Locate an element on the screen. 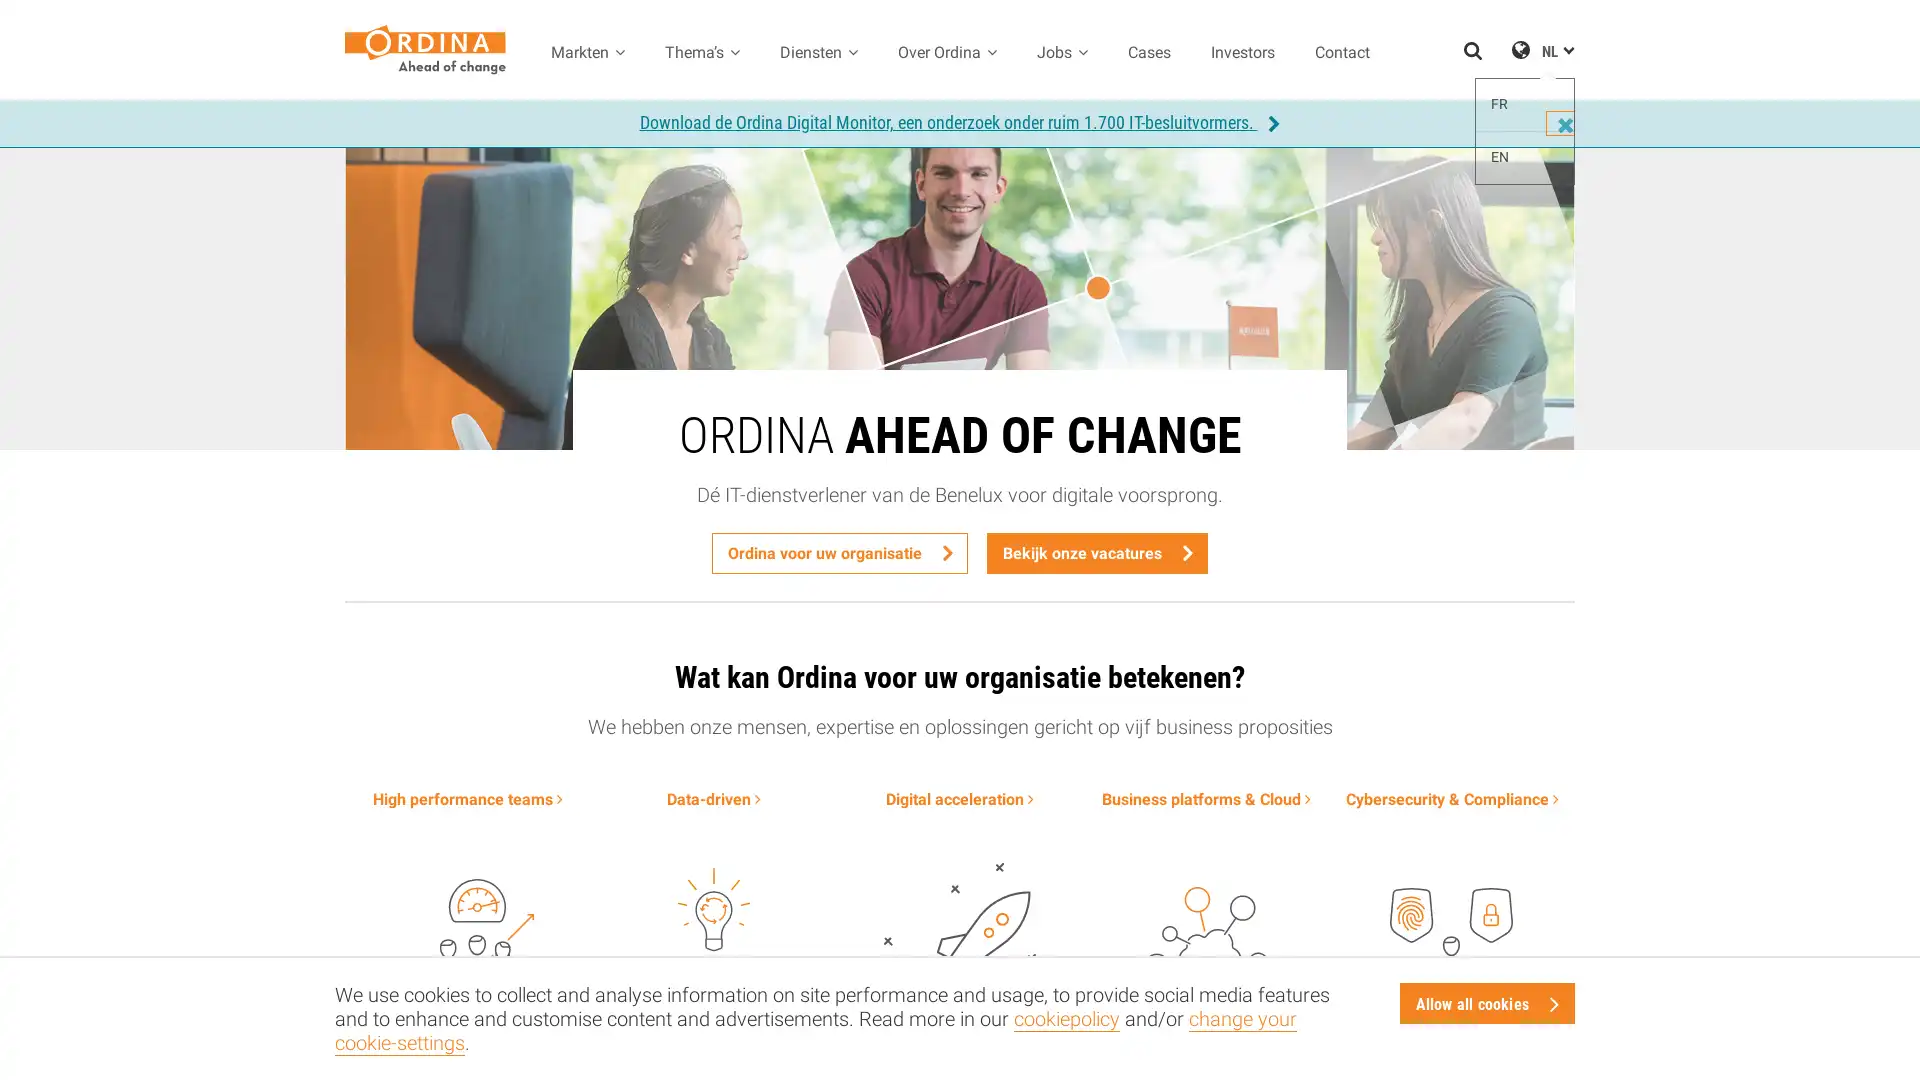  Zoeken openen / sluiten is located at coordinates (1473, 49).